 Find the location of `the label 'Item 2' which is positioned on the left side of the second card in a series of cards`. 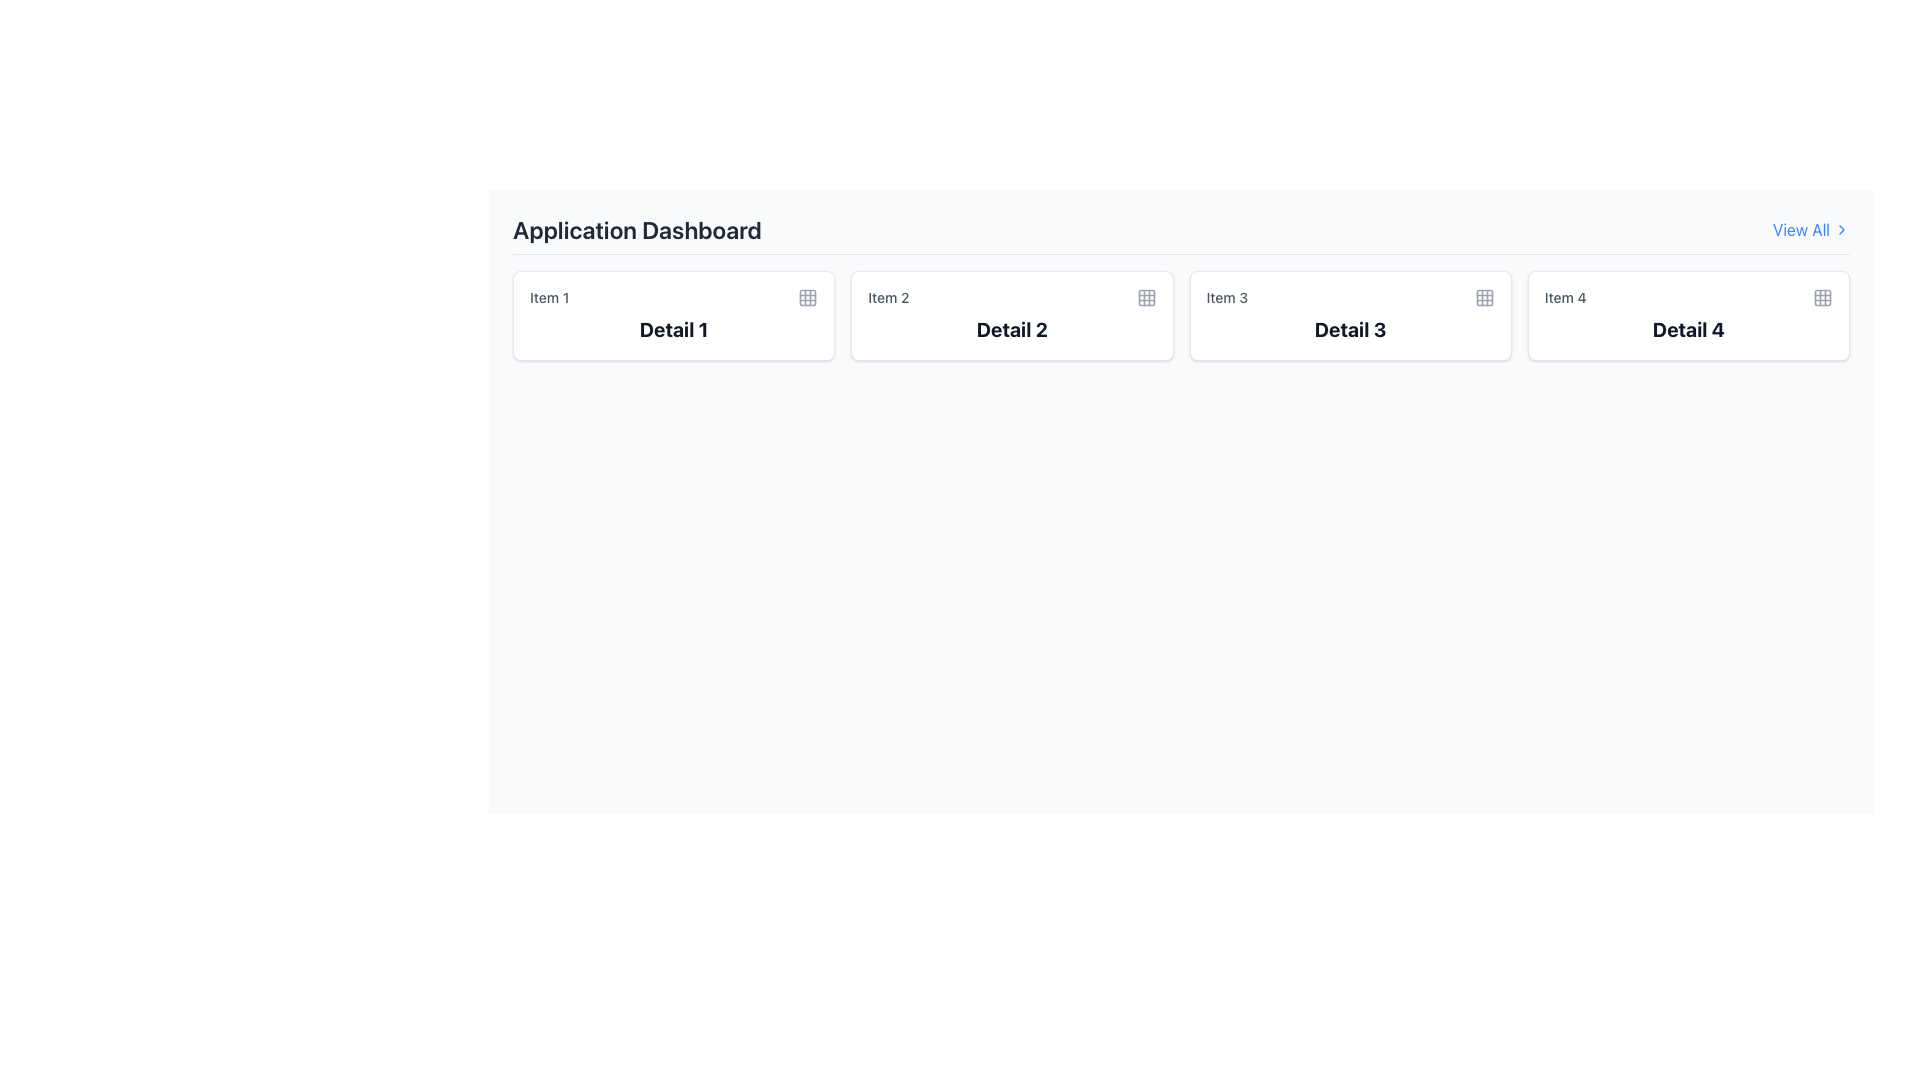

the label 'Item 2' which is positioned on the left side of the second card in a series of cards is located at coordinates (887, 297).